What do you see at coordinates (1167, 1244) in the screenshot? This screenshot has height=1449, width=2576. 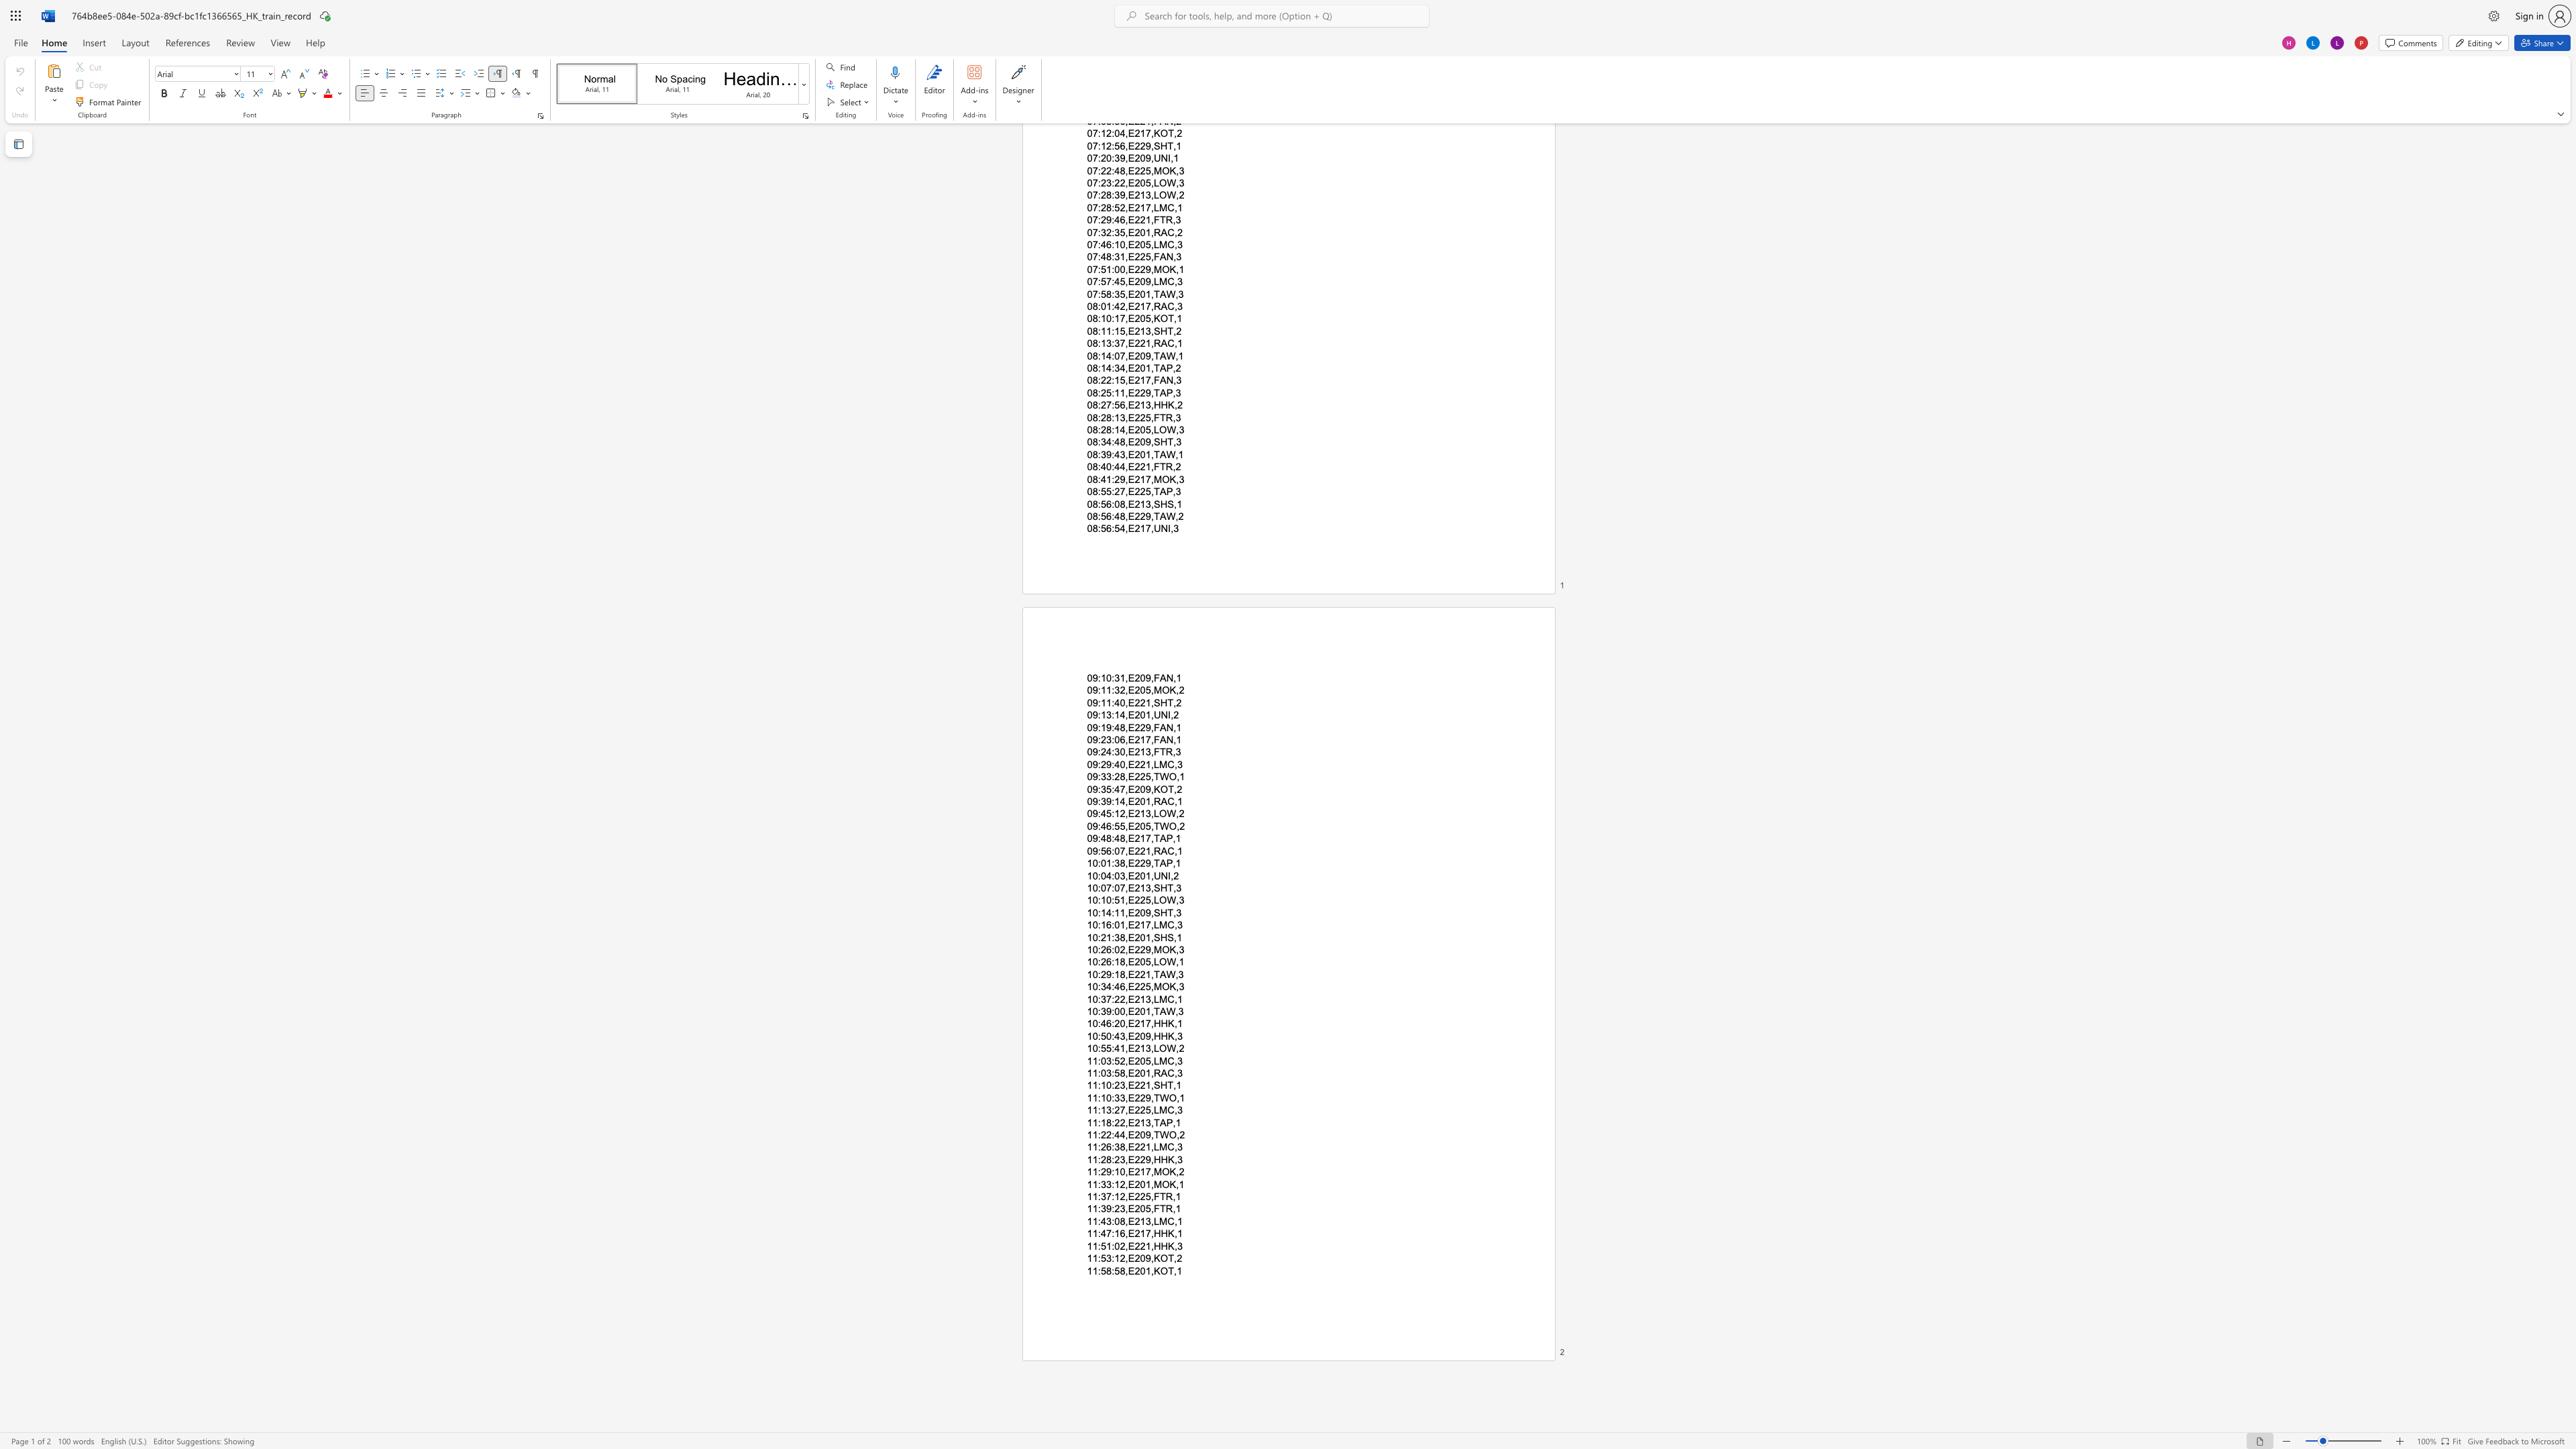 I see `the subset text "K,3" within the text "11:51:02,E221,HHK,3"` at bounding box center [1167, 1244].